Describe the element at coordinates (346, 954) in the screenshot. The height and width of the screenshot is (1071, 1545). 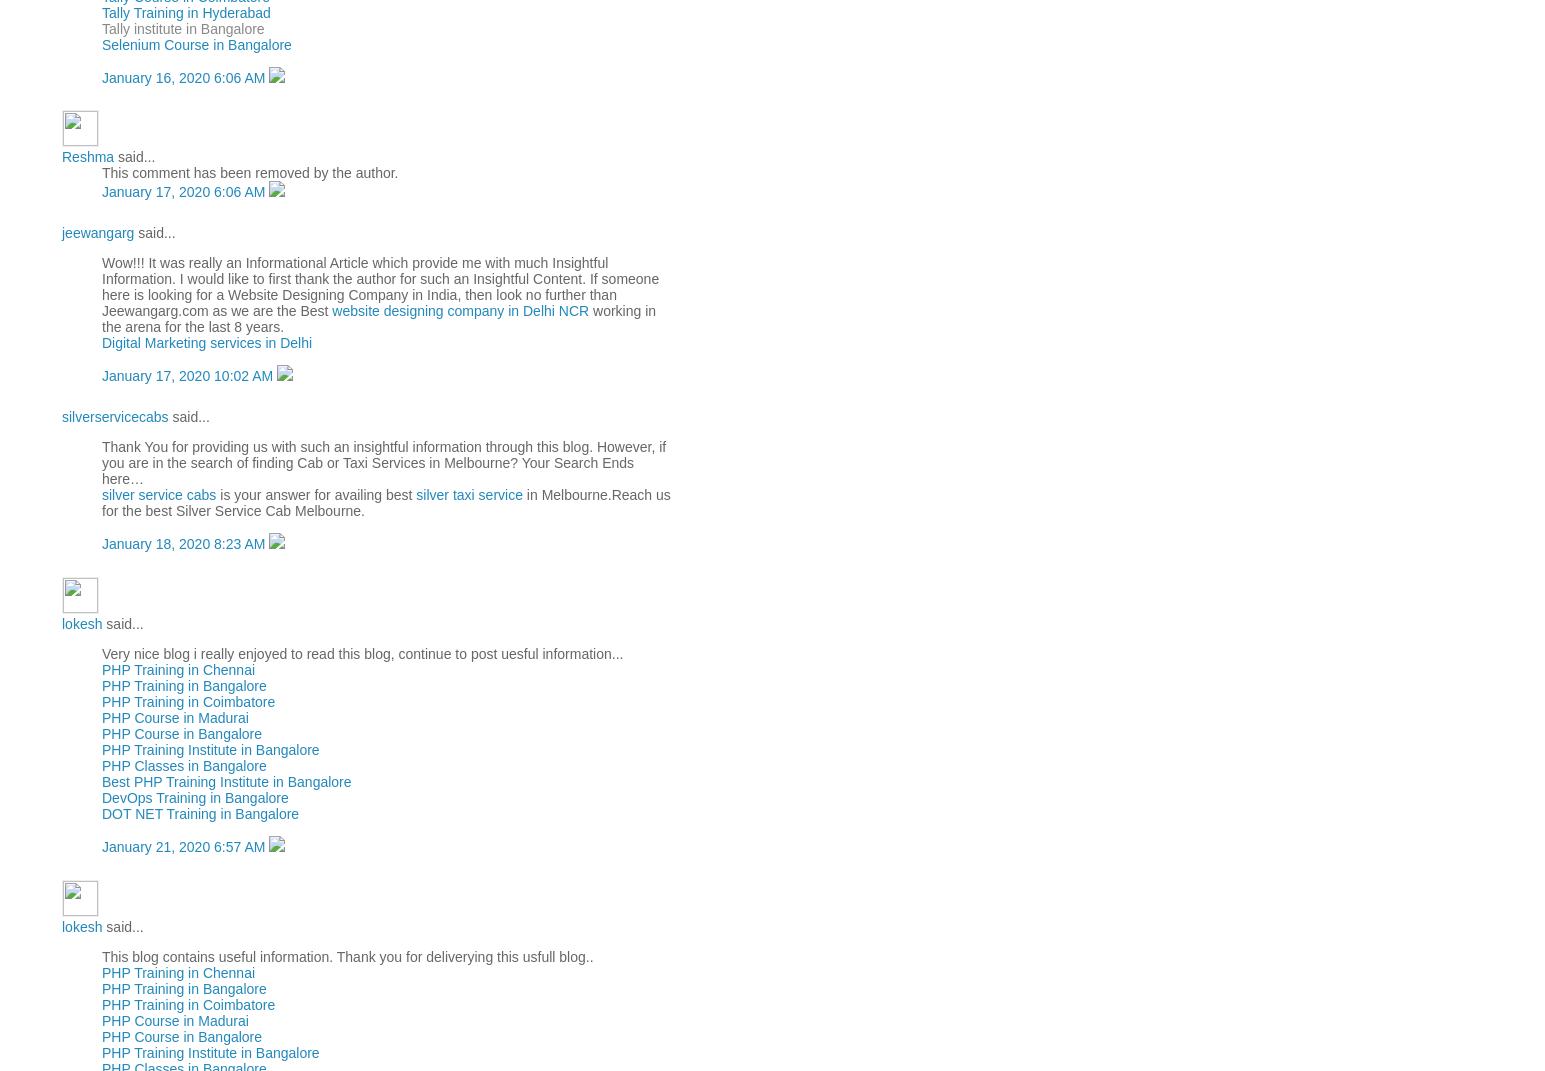
I see `'This blog contains useful information. Thank you for deliverying this usfull blog..'` at that location.